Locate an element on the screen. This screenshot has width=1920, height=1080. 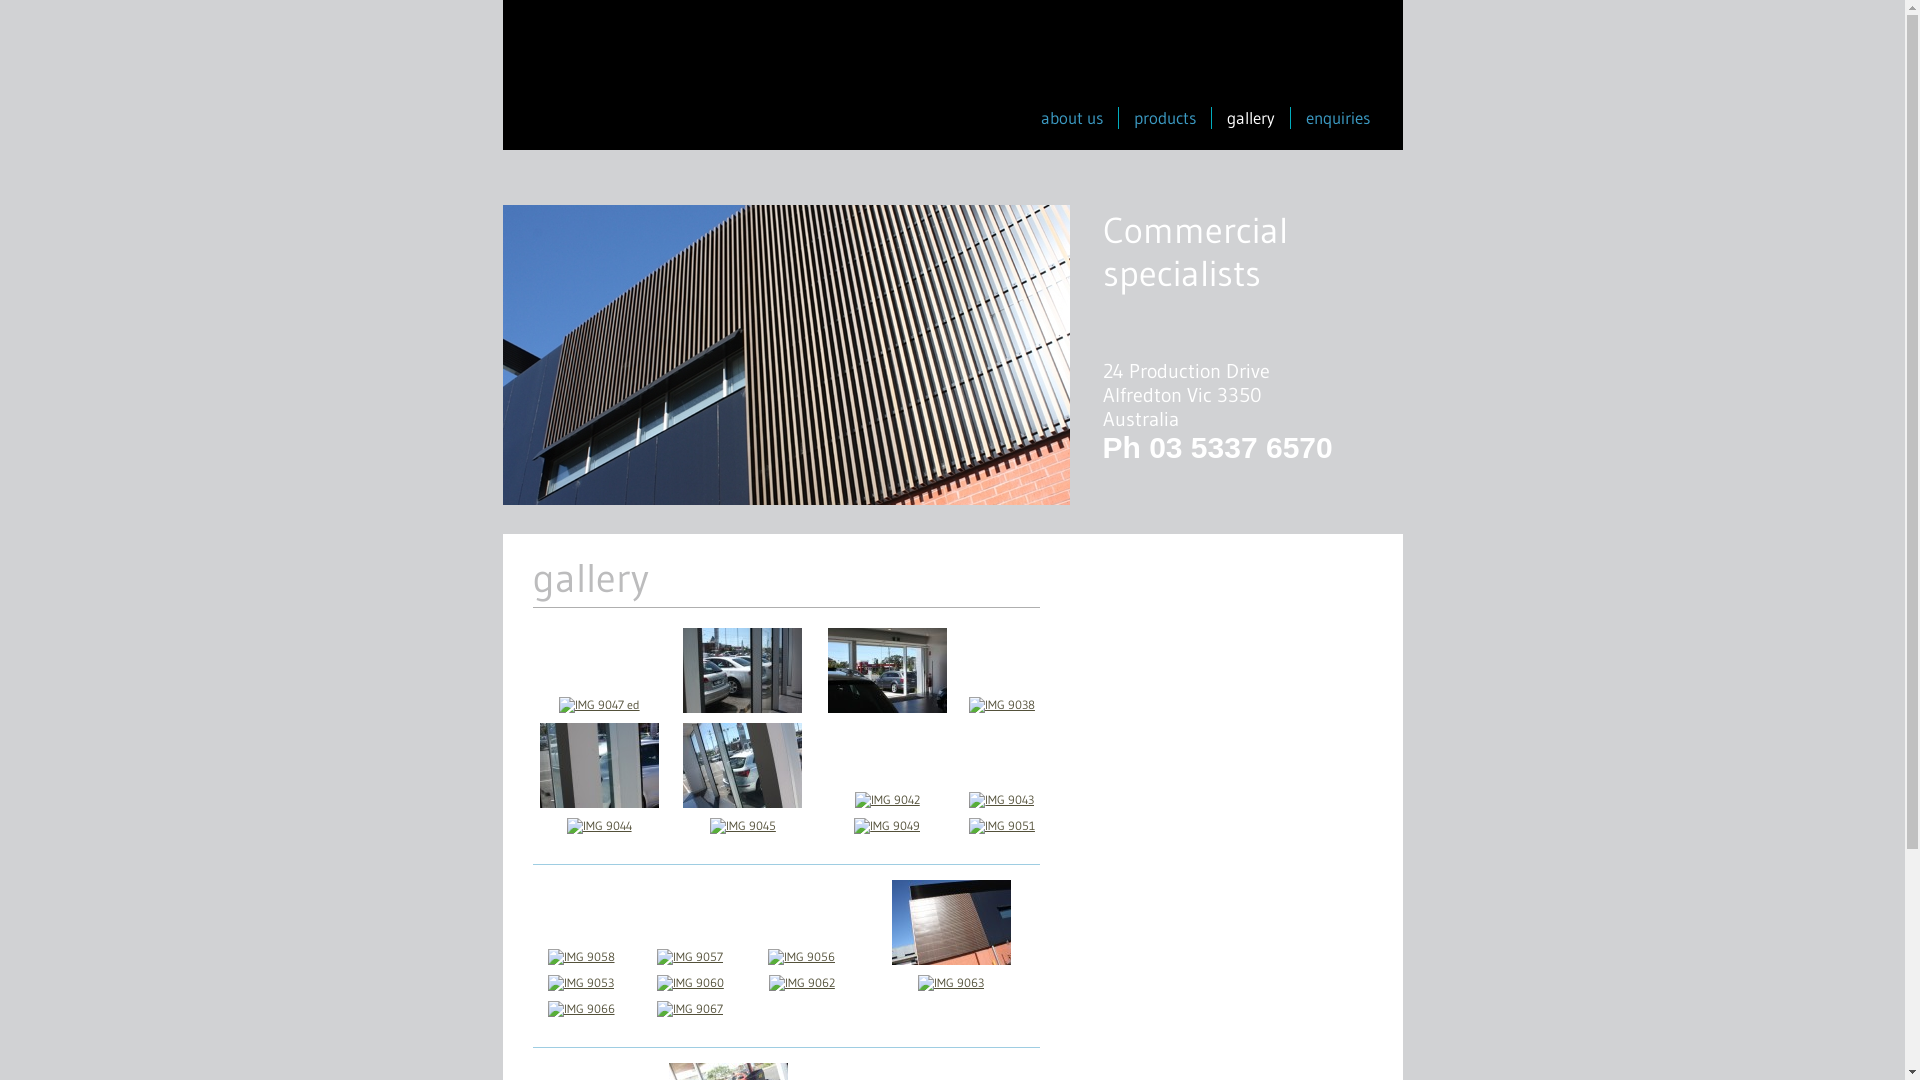
'enquiries' is located at coordinates (1338, 118).